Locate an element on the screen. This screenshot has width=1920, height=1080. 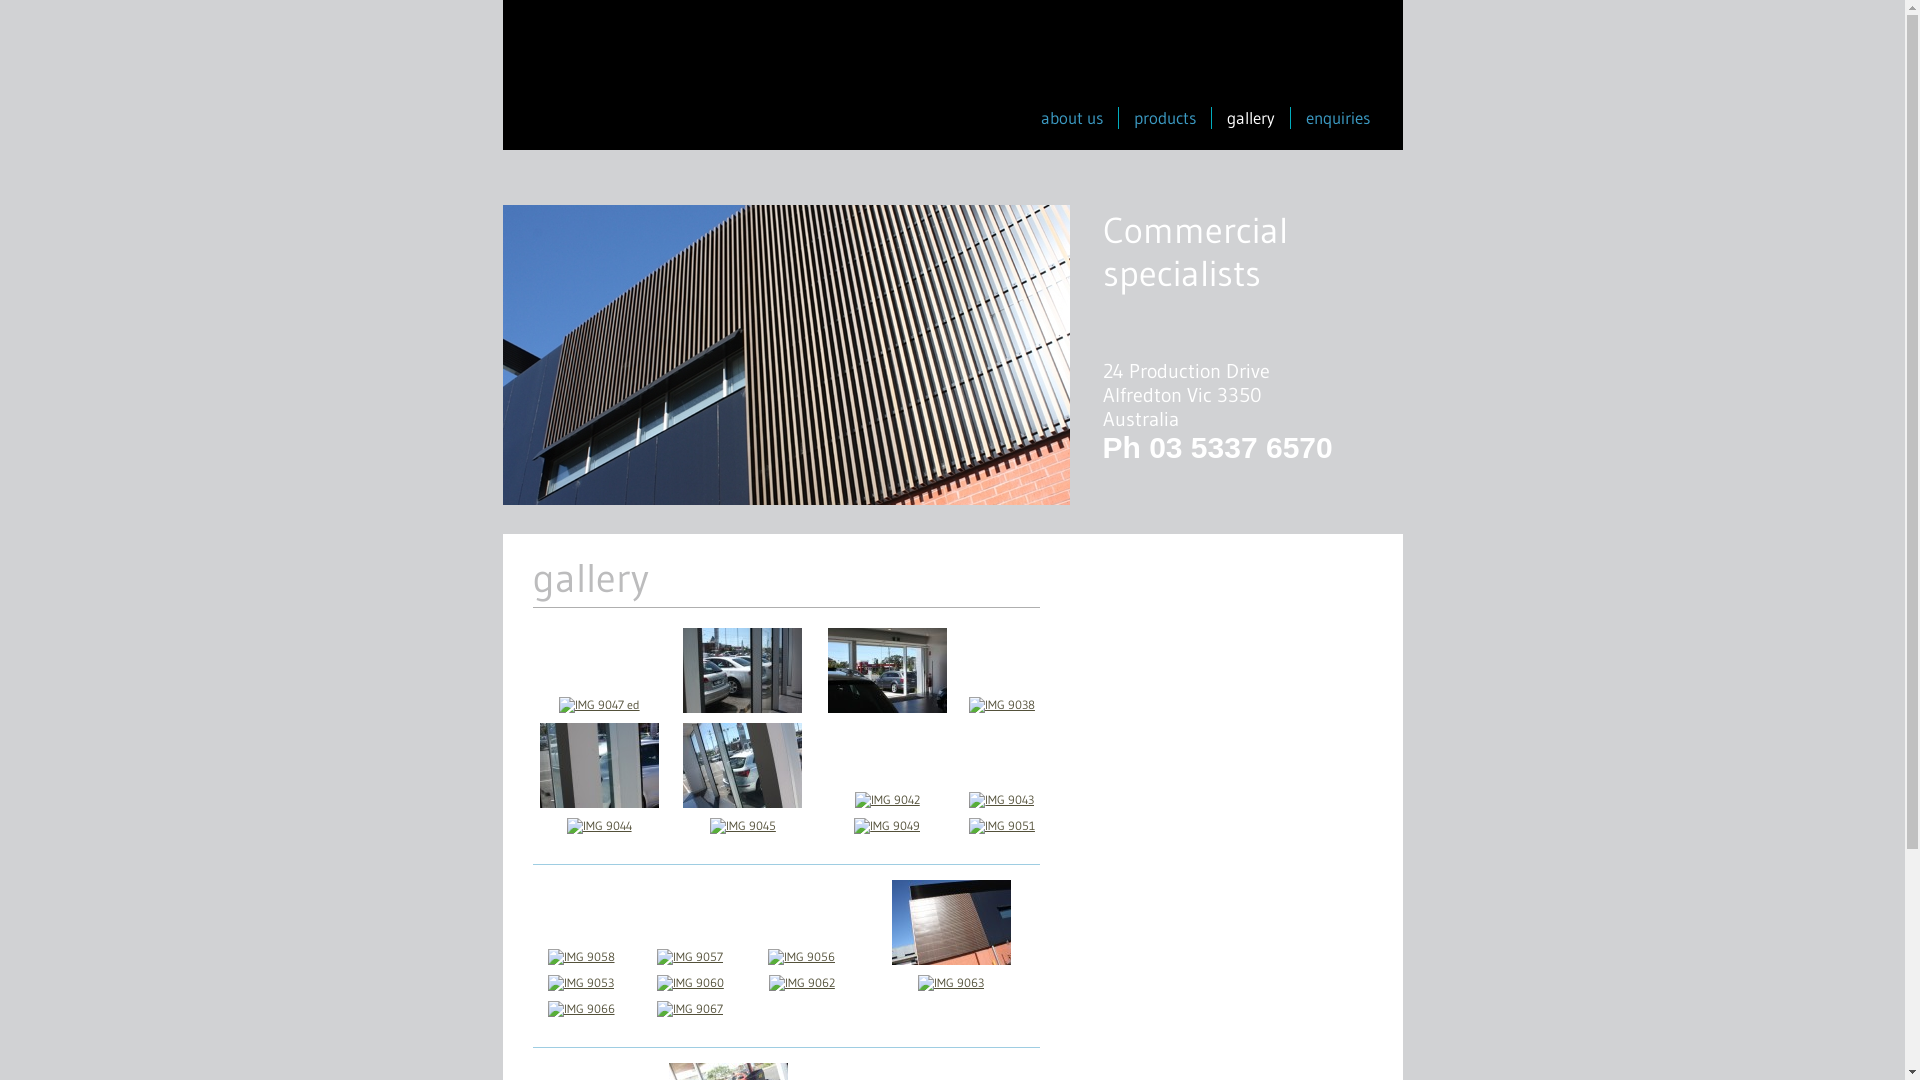
'enquiries' is located at coordinates (1338, 118).